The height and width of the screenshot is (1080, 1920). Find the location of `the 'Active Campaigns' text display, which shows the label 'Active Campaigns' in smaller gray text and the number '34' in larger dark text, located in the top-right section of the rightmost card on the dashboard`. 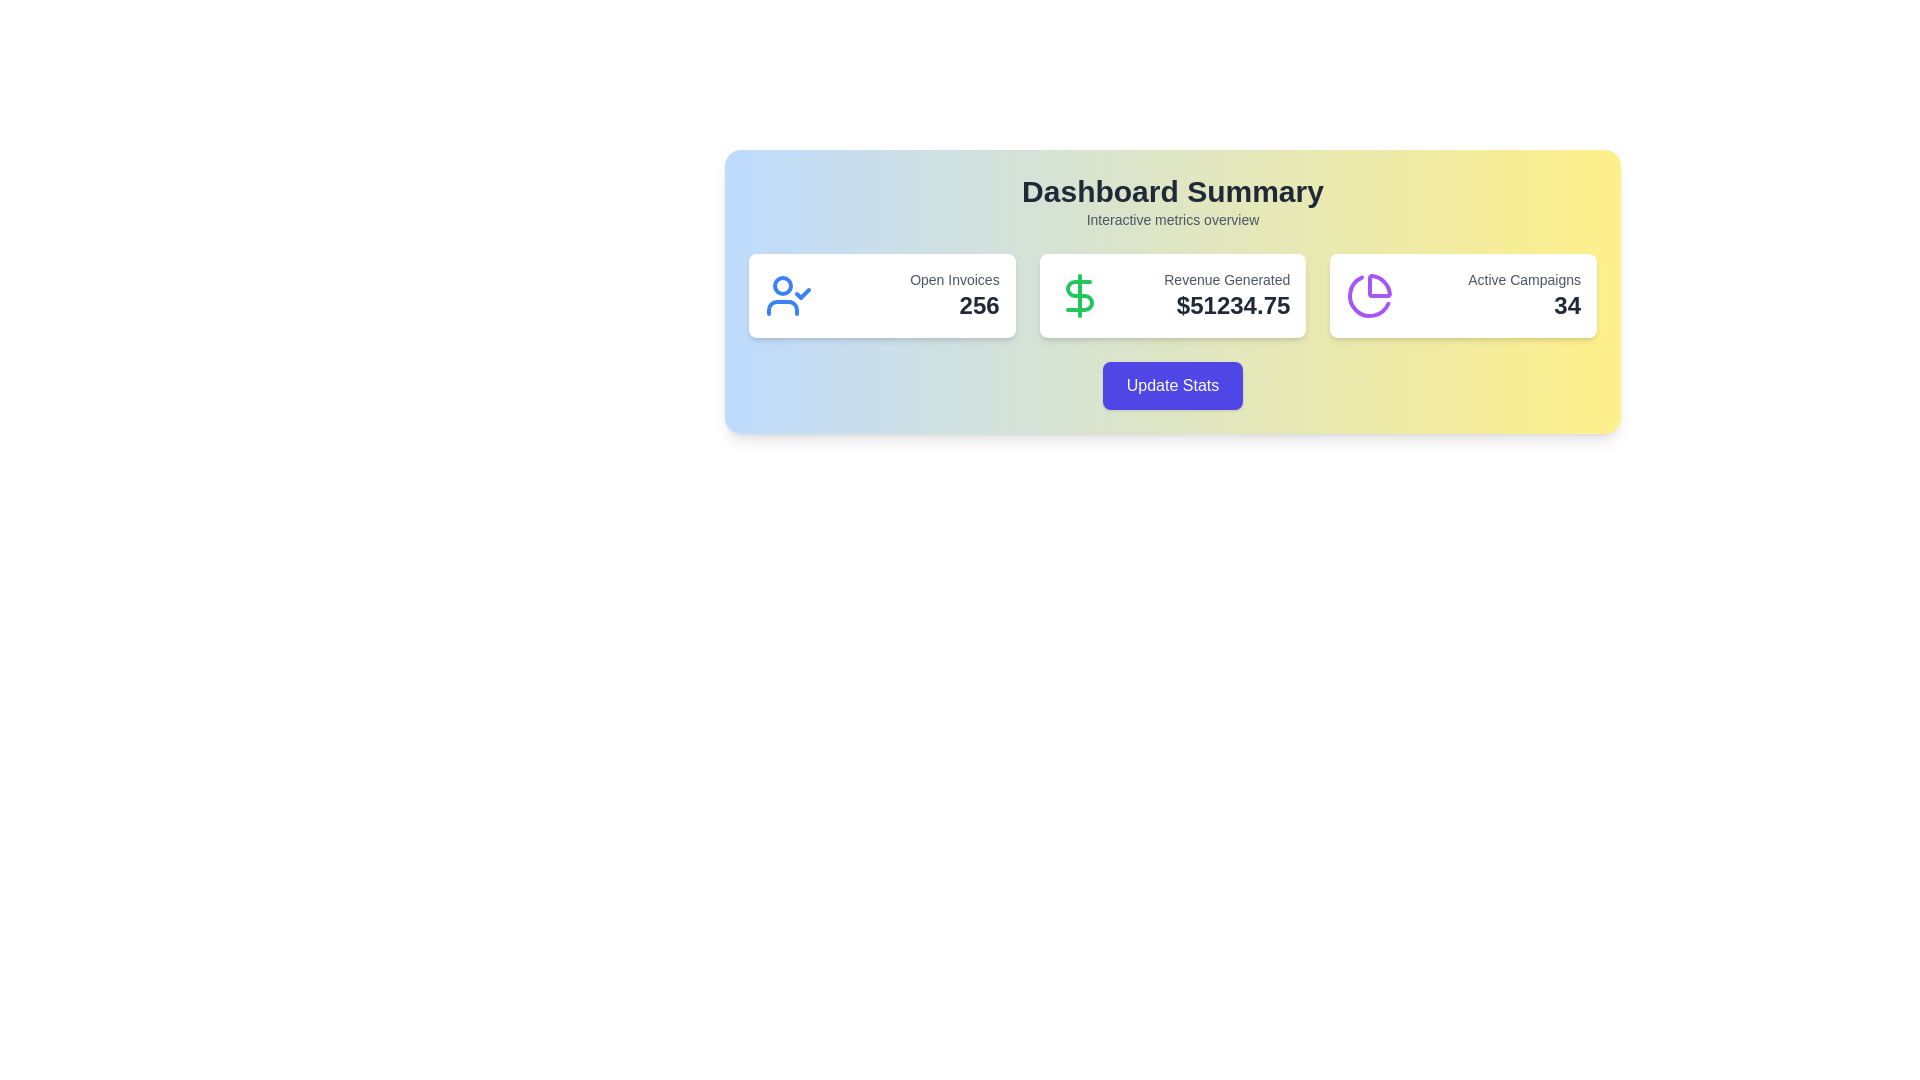

the 'Active Campaigns' text display, which shows the label 'Active Campaigns' in smaller gray text and the number '34' in larger dark text, located in the top-right section of the rightmost card on the dashboard is located at coordinates (1523, 296).